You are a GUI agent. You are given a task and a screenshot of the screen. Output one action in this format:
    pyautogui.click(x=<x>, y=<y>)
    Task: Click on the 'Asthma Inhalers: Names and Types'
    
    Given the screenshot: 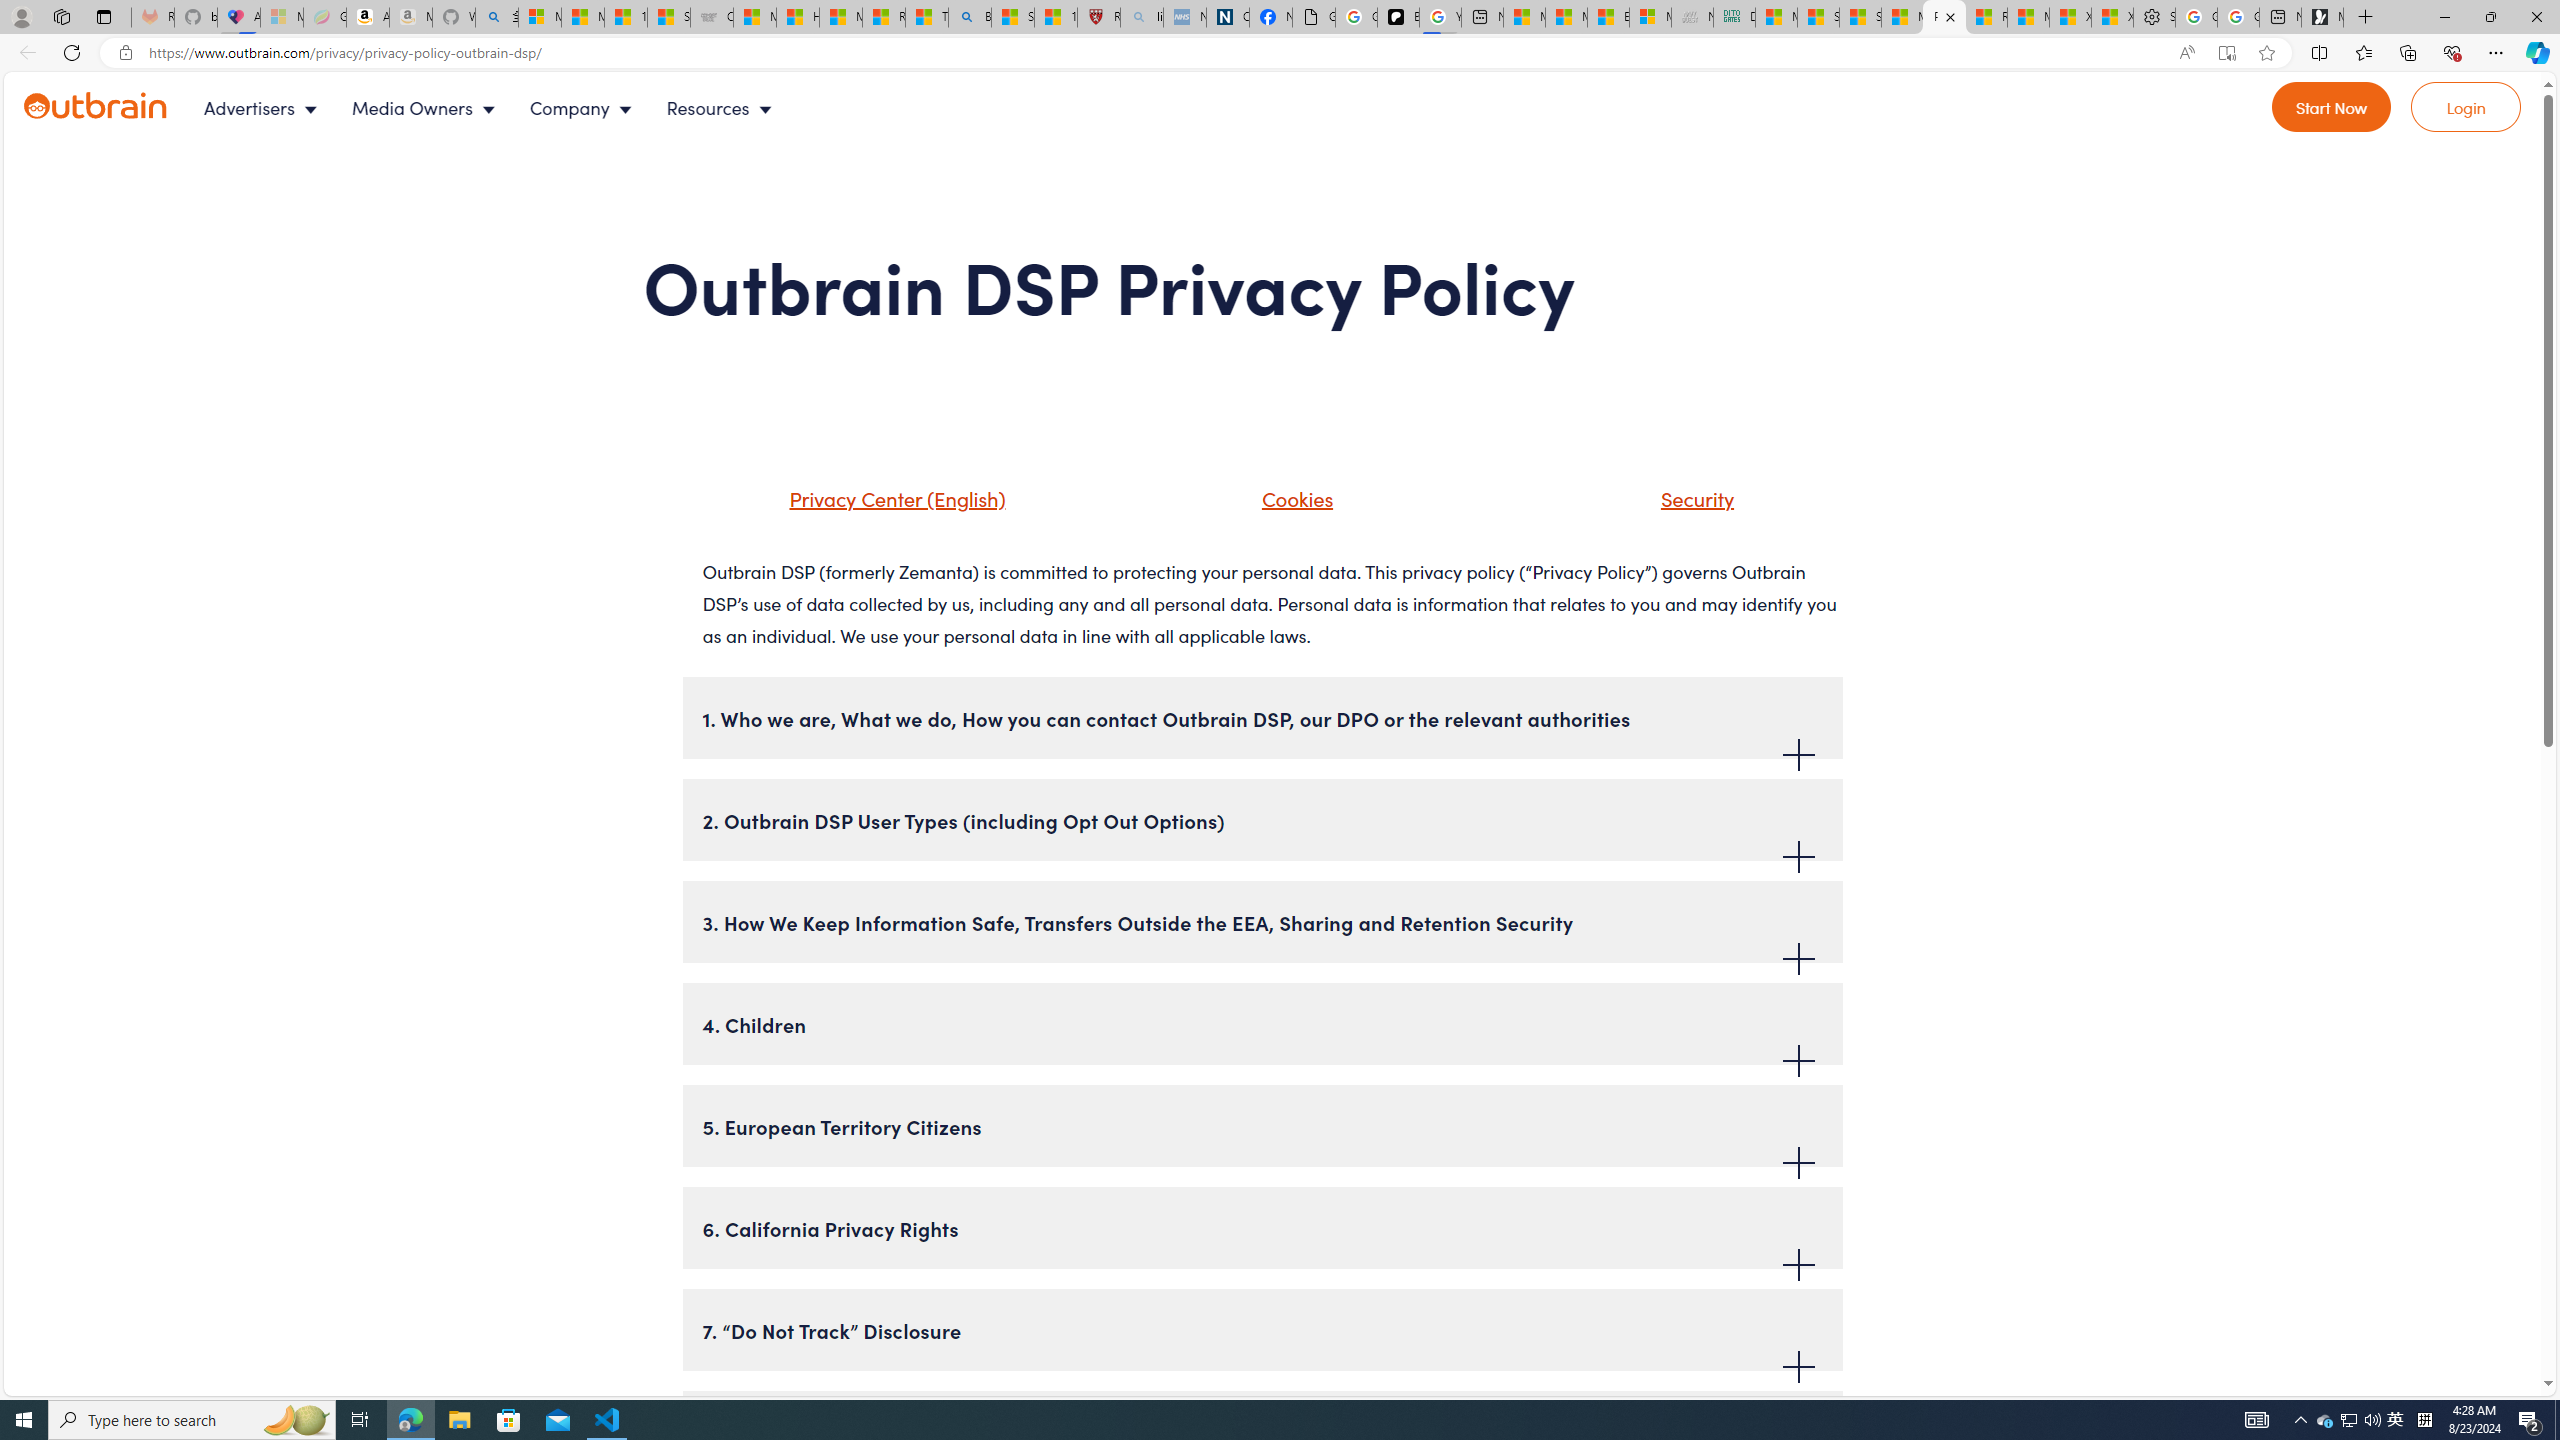 What is the action you would take?
    pyautogui.click(x=239, y=16)
    